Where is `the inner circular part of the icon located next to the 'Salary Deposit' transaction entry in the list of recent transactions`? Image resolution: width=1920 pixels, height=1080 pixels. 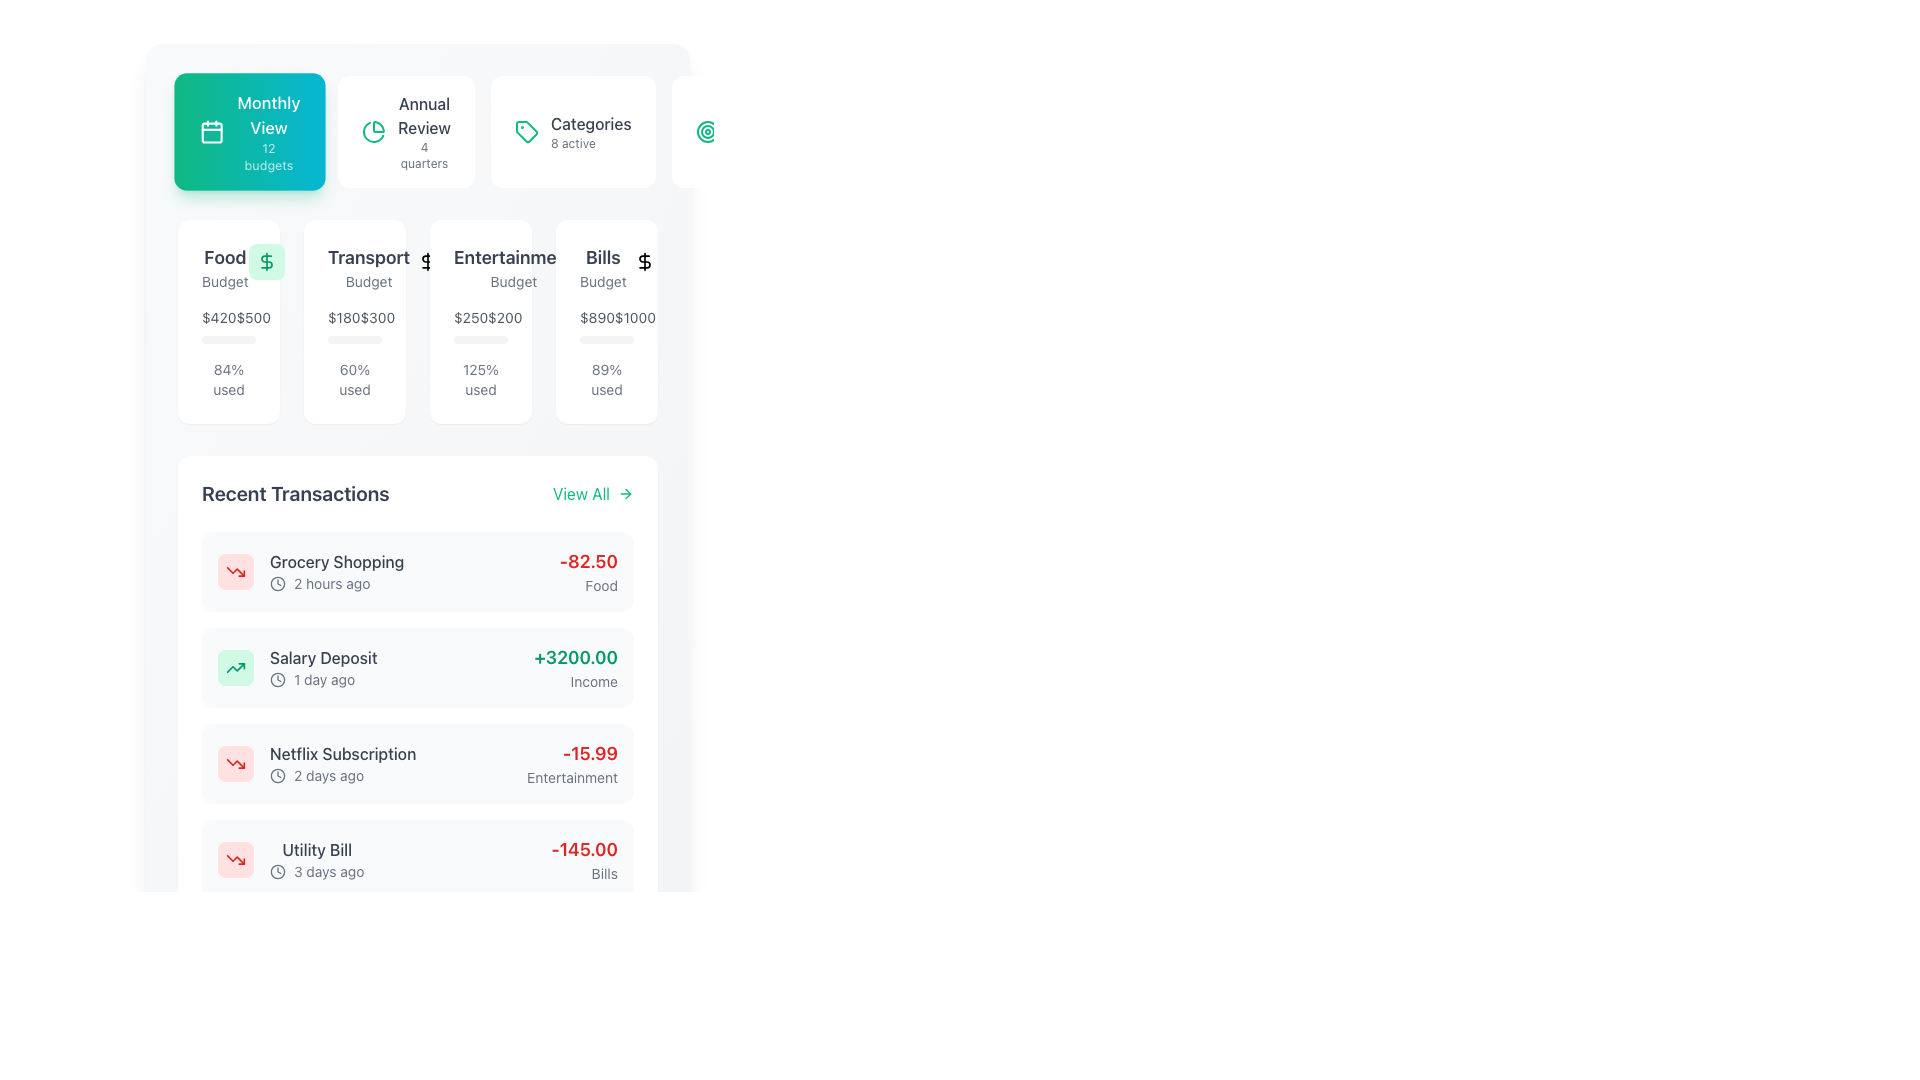
the inner circular part of the icon located next to the 'Salary Deposit' transaction entry in the list of recent transactions is located at coordinates (277, 678).